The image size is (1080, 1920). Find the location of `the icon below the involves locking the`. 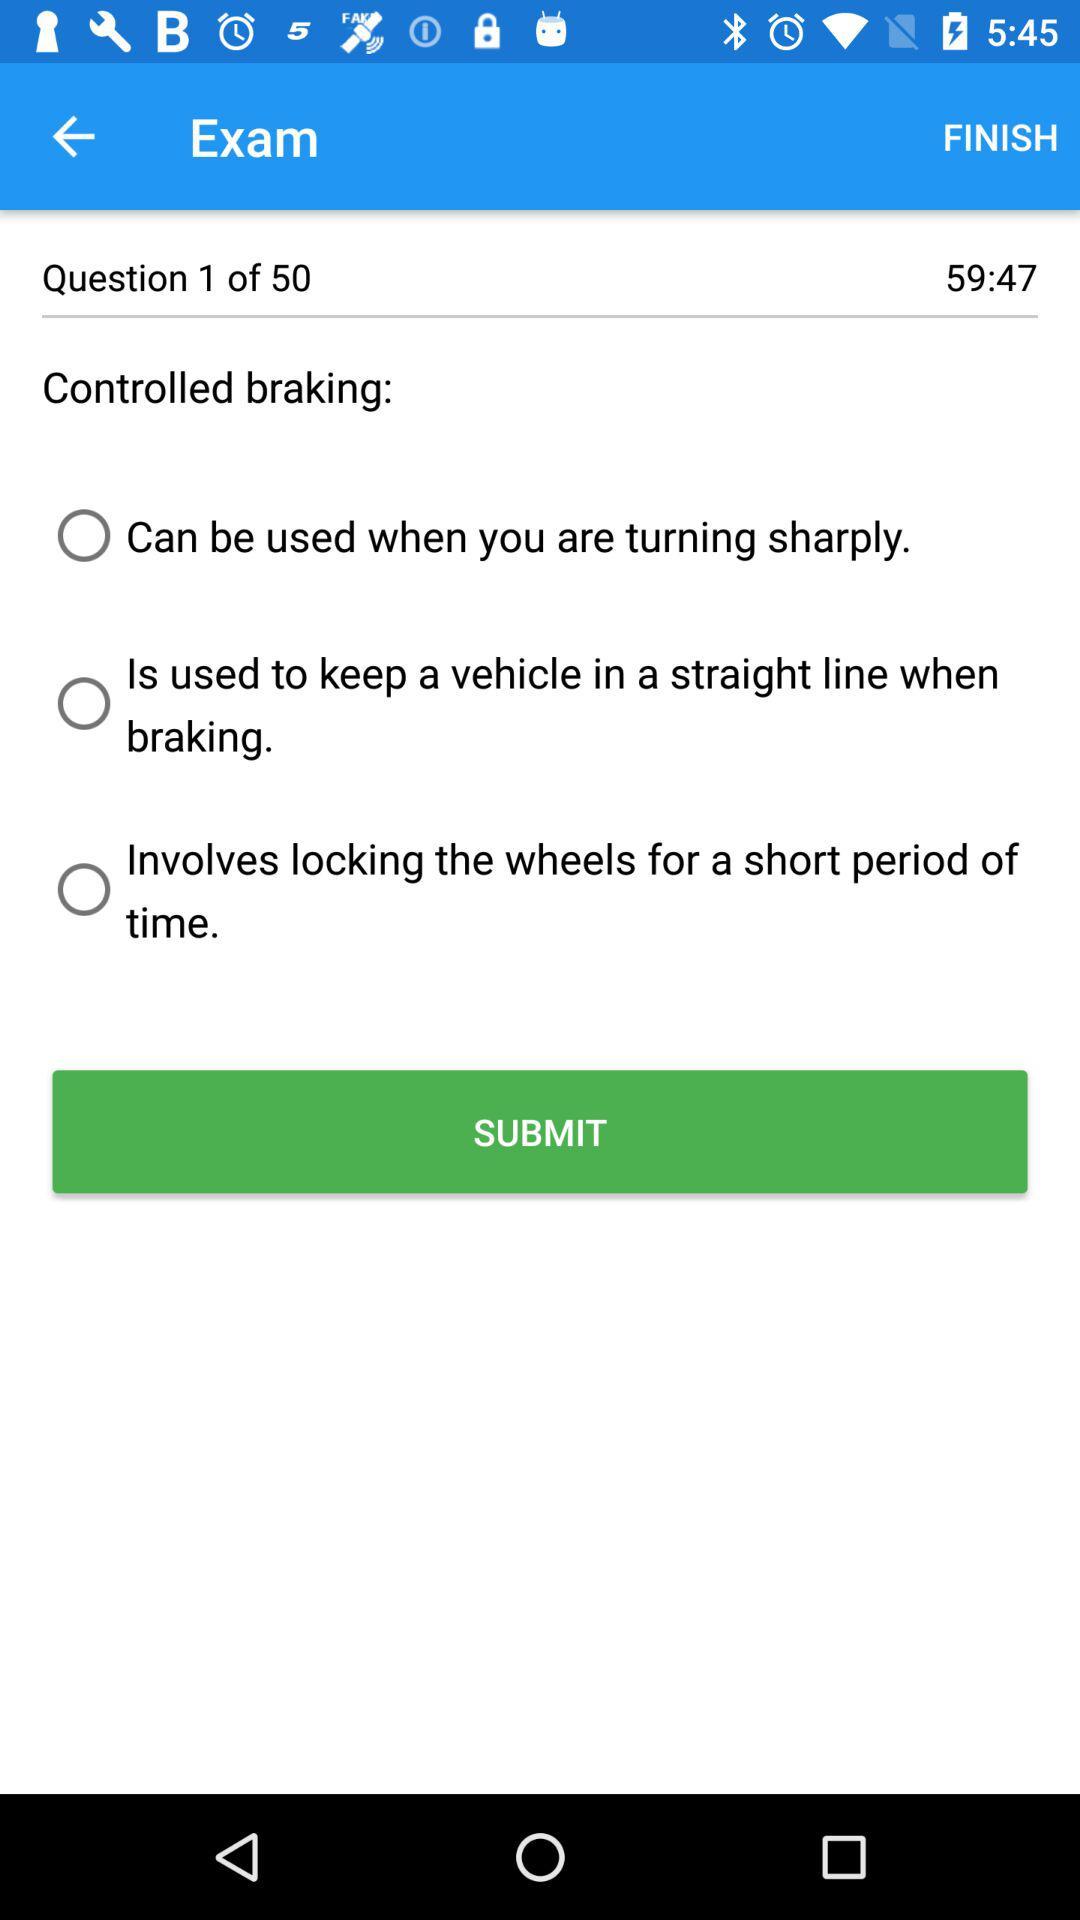

the icon below the involves locking the is located at coordinates (540, 1131).